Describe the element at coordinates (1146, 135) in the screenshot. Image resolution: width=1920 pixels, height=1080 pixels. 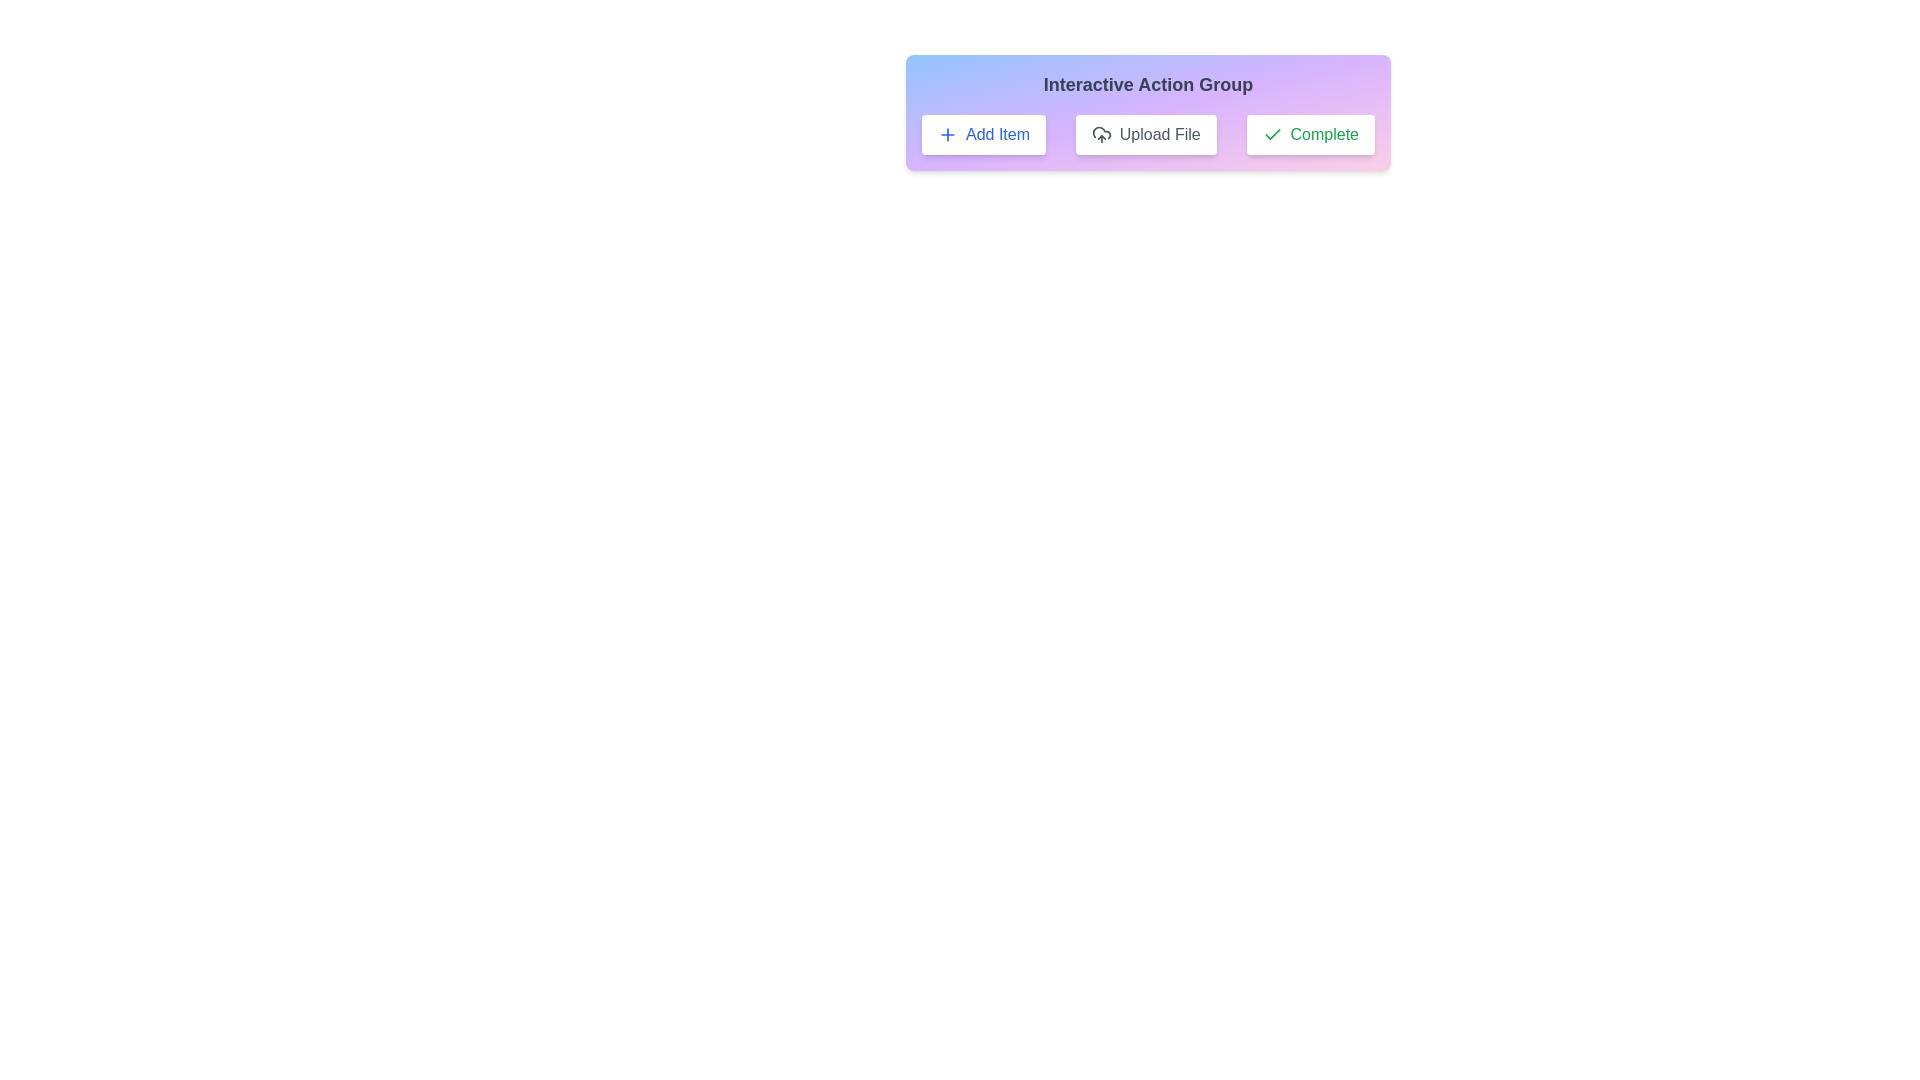
I see `the 'Upload File' button, which is styled with a light gray rounded background and dark gray text` at that location.